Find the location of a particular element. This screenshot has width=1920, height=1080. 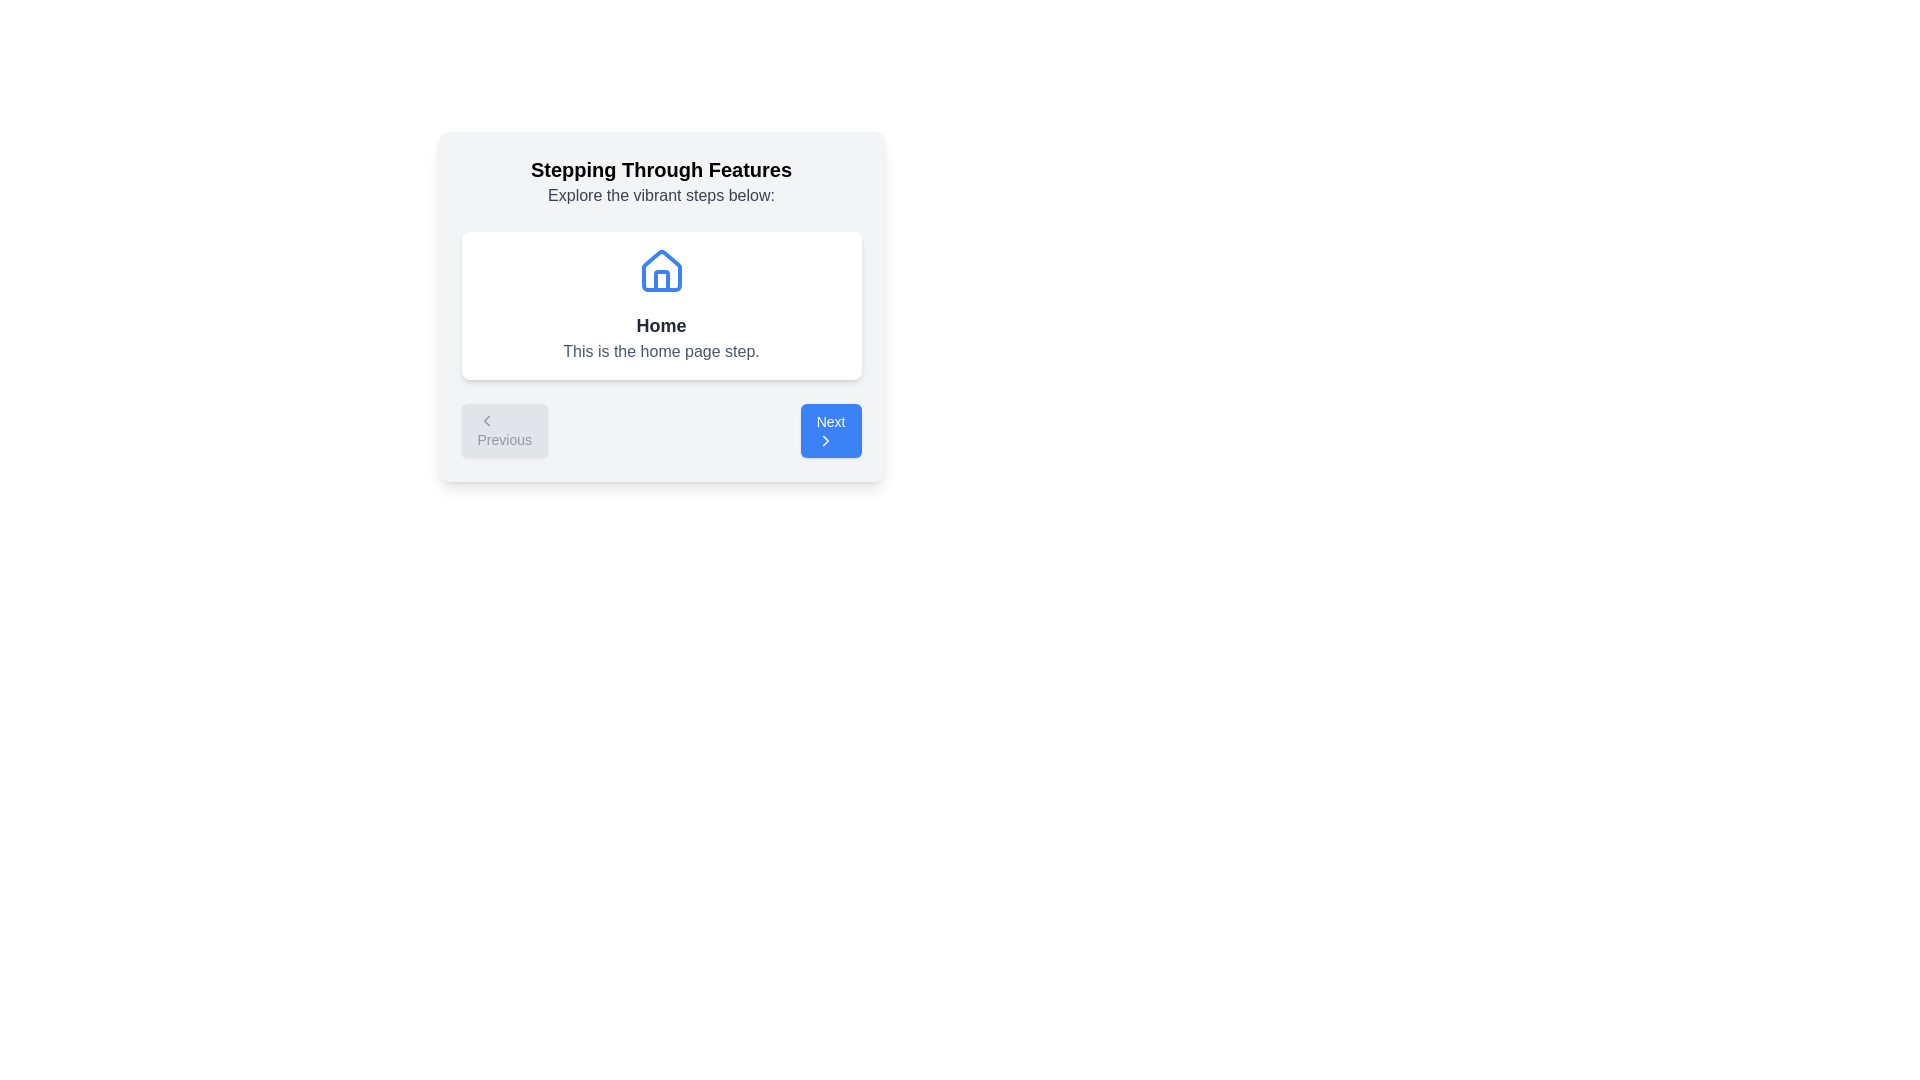

the navigation bar containing the 'Previous' and 'Next' buttons for additional visual feedback is located at coordinates (661, 430).